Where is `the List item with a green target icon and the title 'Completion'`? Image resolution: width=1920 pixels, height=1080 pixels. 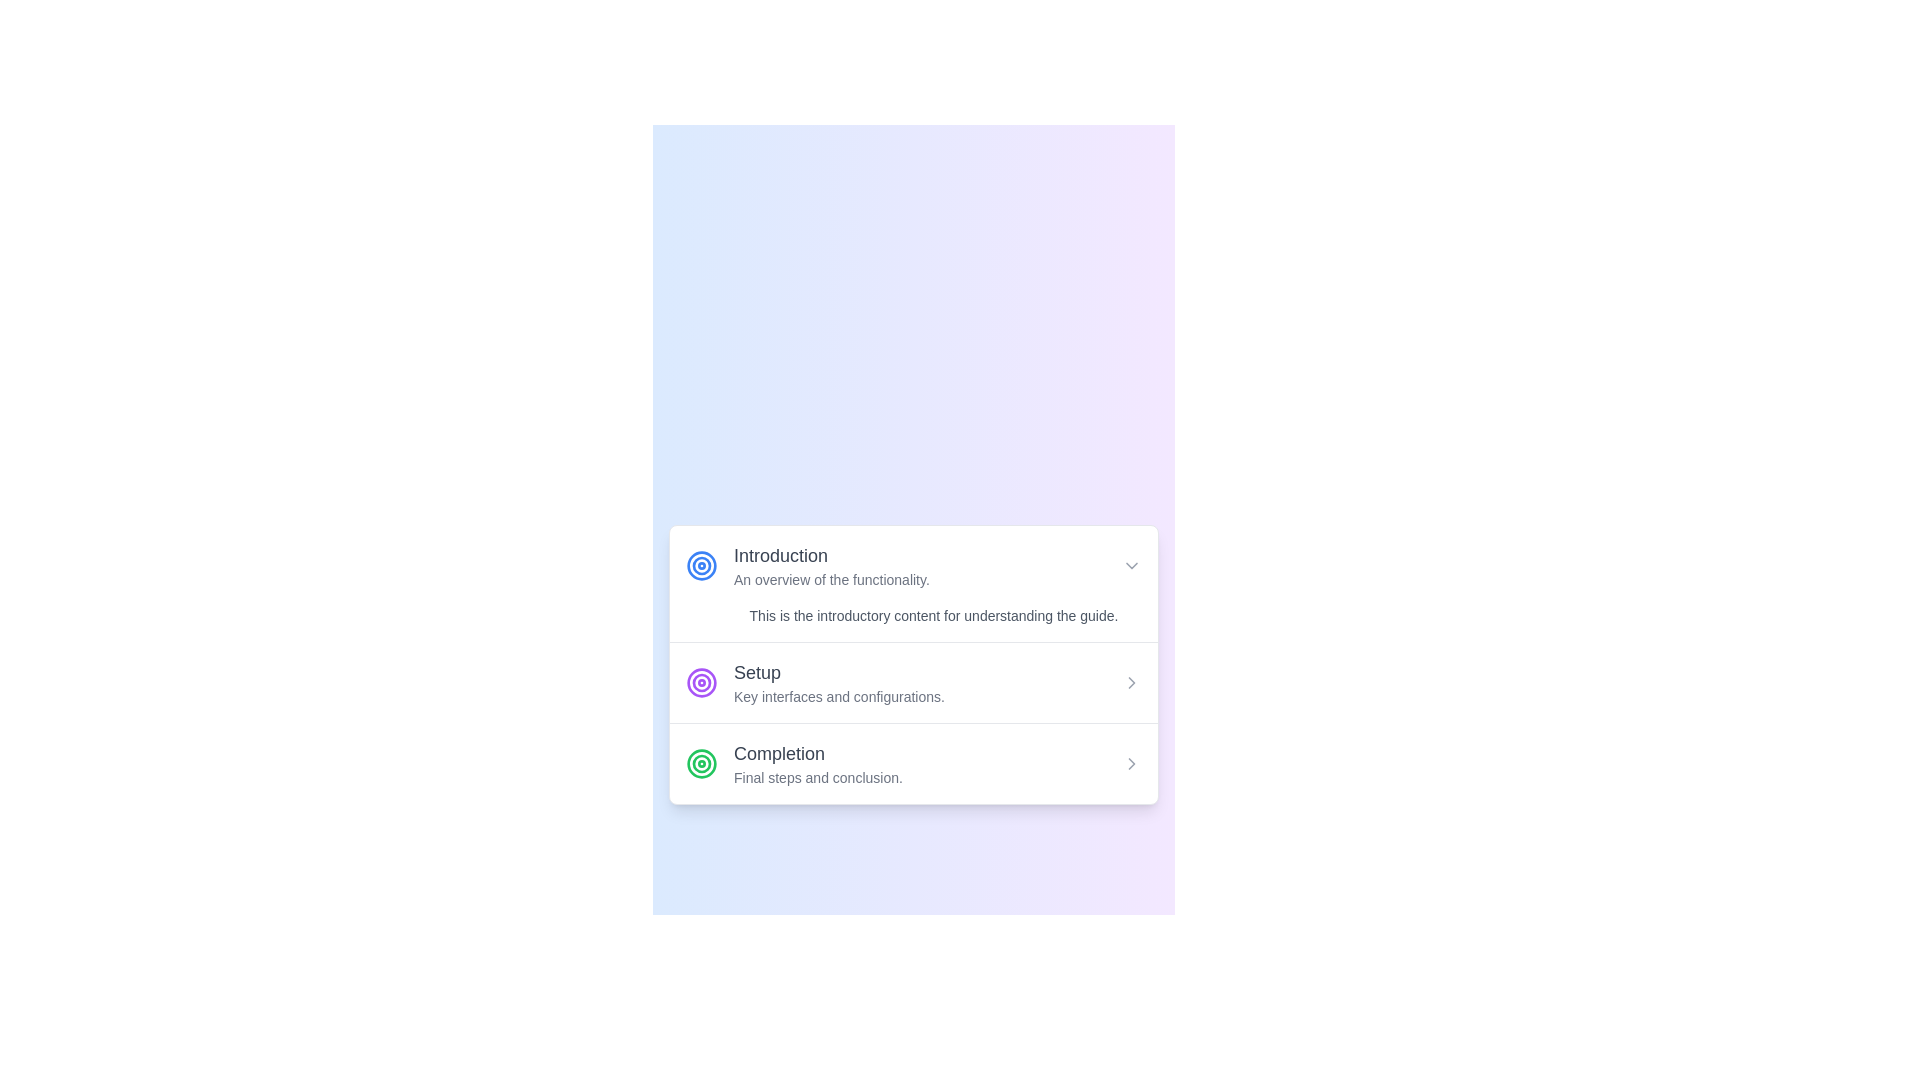
the List item with a green target icon and the title 'Completion' is located at coordinates (793, 763).